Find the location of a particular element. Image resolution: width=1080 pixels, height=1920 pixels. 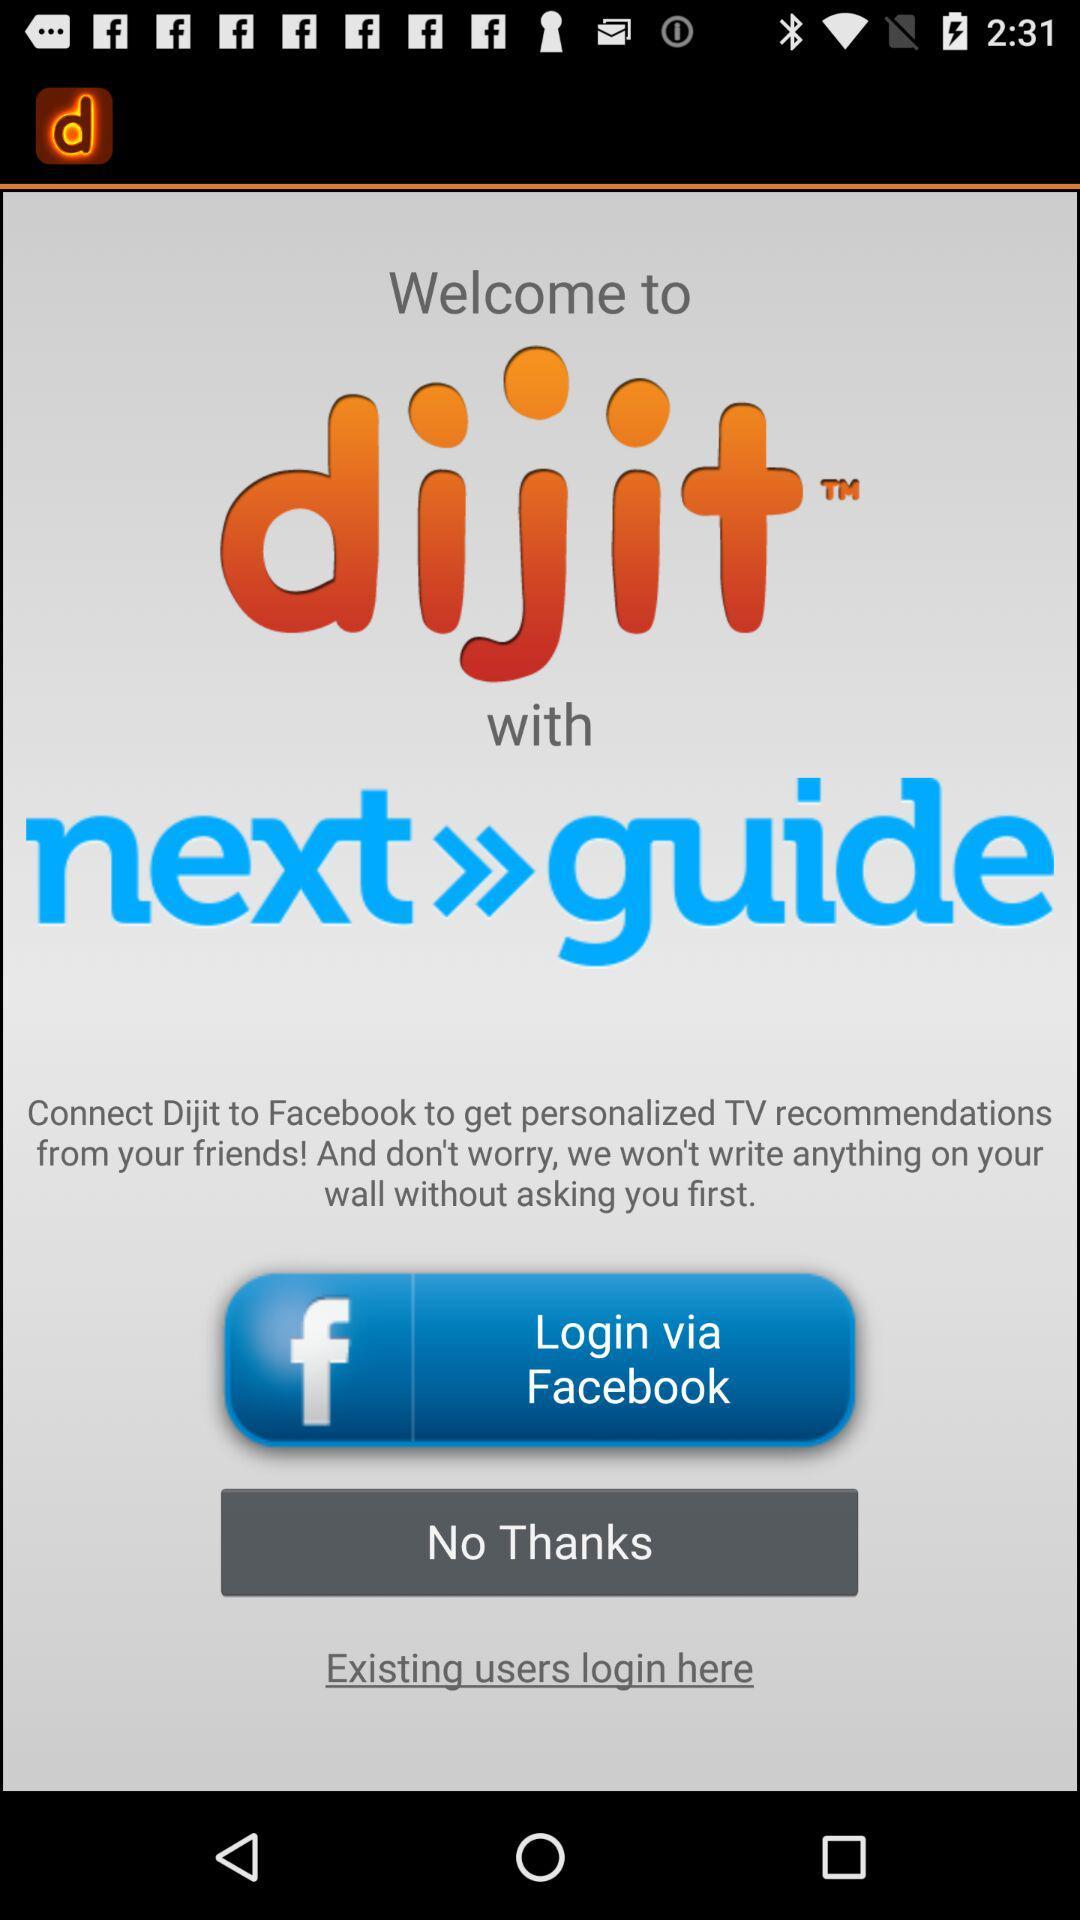

existing users login is located at coordinates (538, 1667).